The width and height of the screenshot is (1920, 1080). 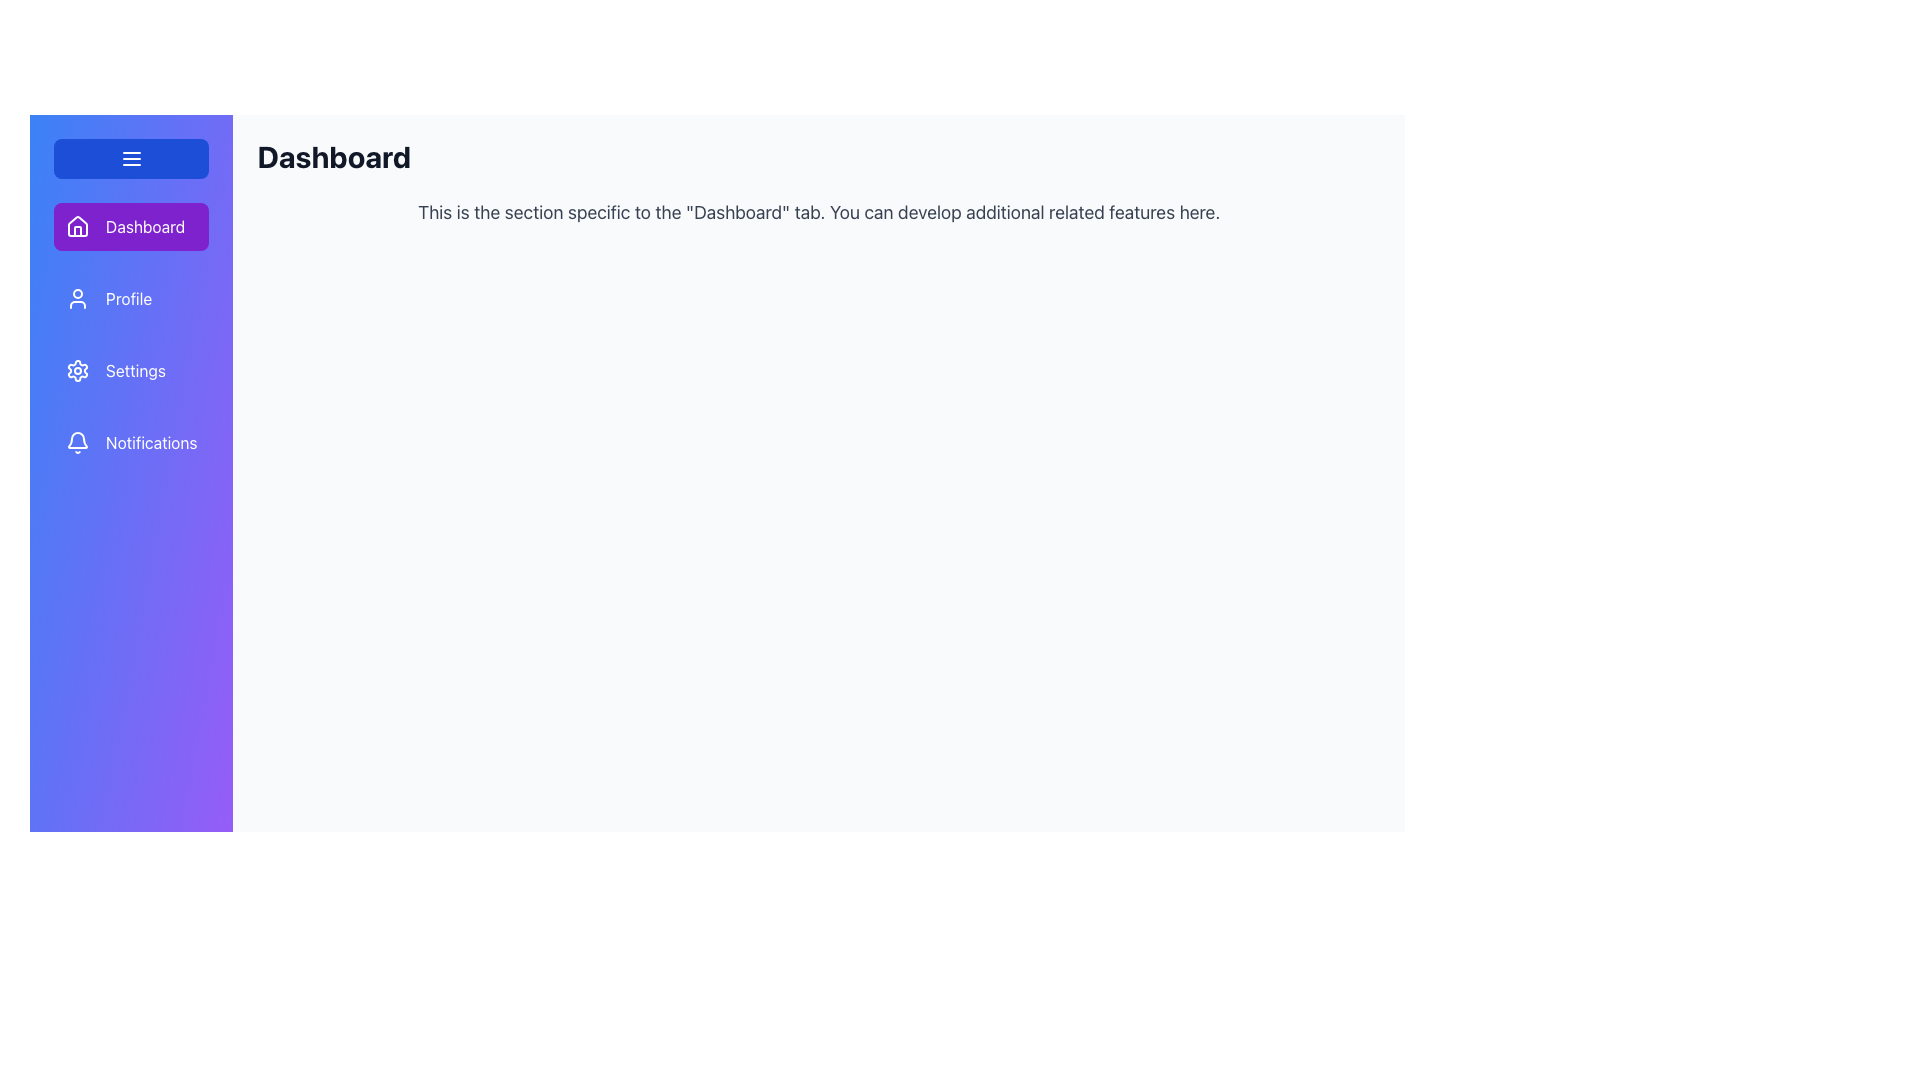 I want to click on the 'Profile' navigation button located in the sidebar, so click(x=130, y=299).